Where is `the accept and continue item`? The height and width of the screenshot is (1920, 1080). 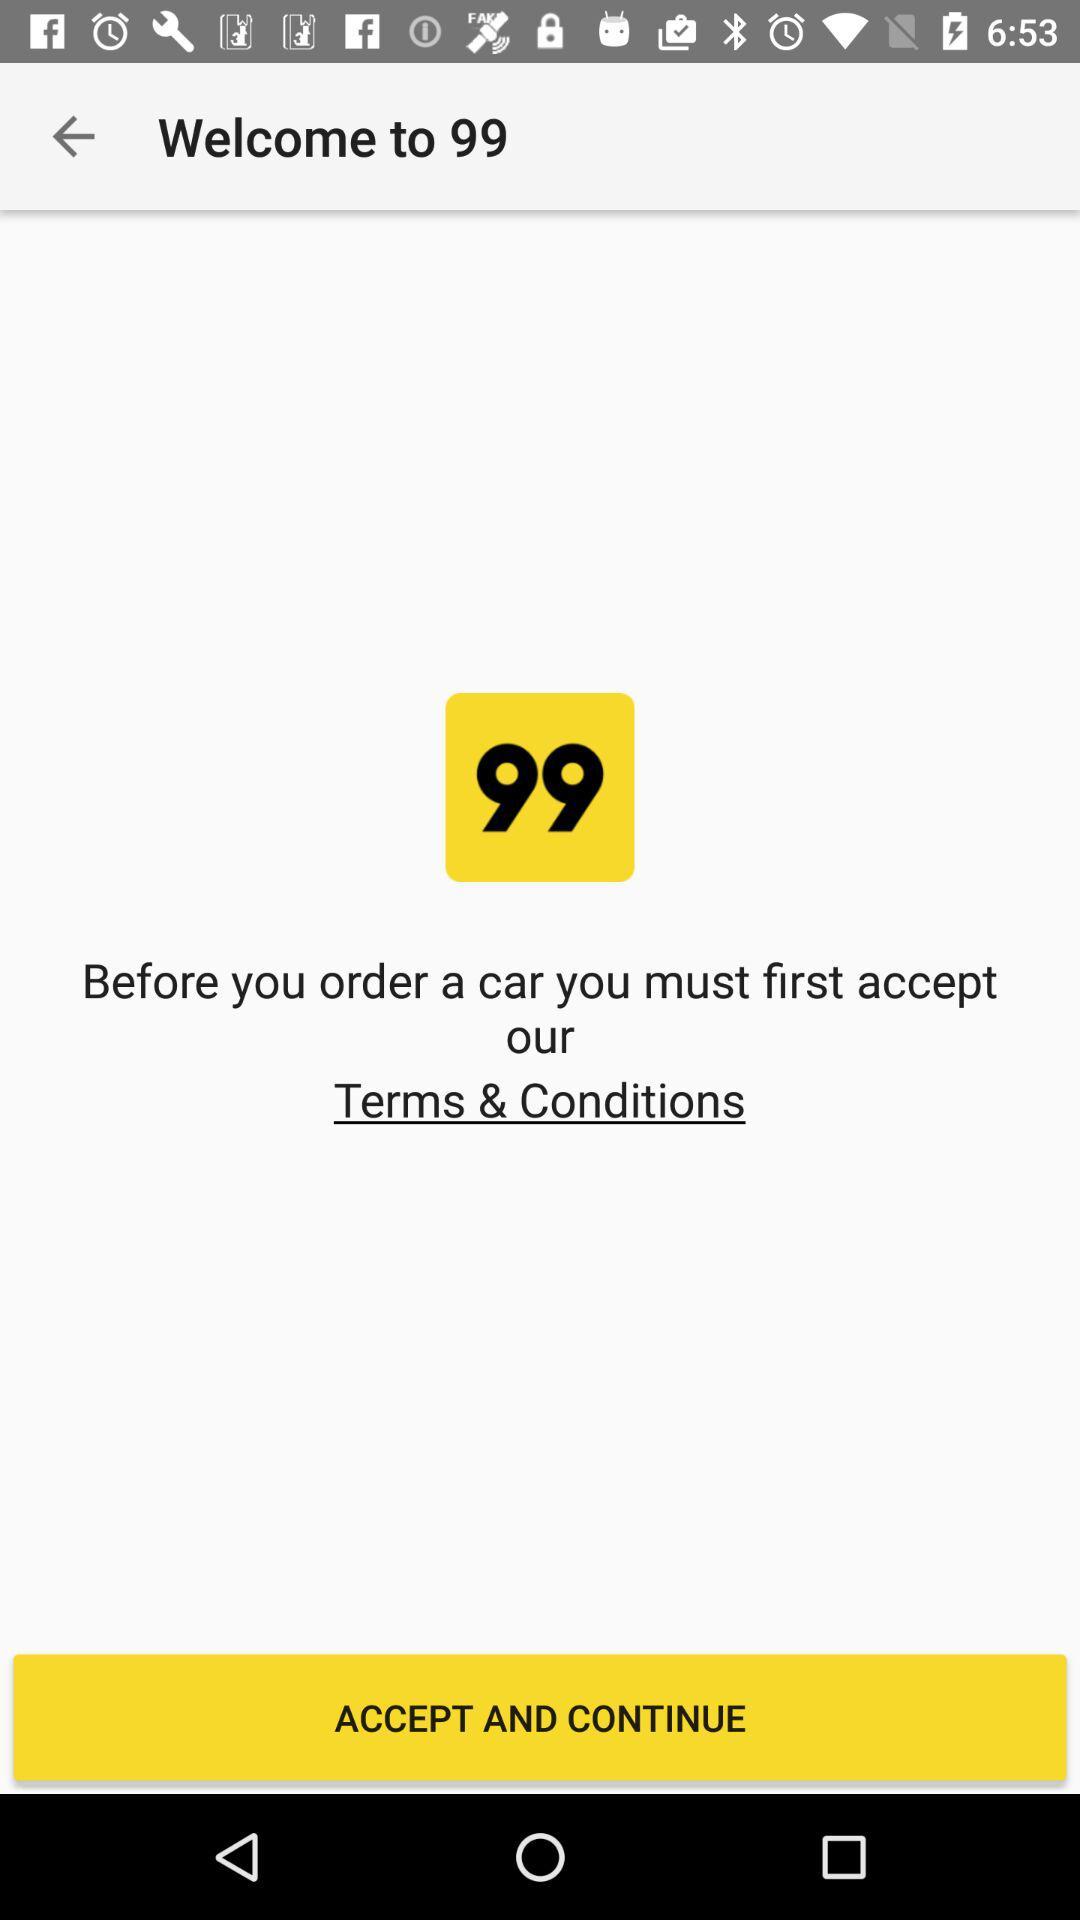 the accept and continue item is located at coordinates (540, 1716).